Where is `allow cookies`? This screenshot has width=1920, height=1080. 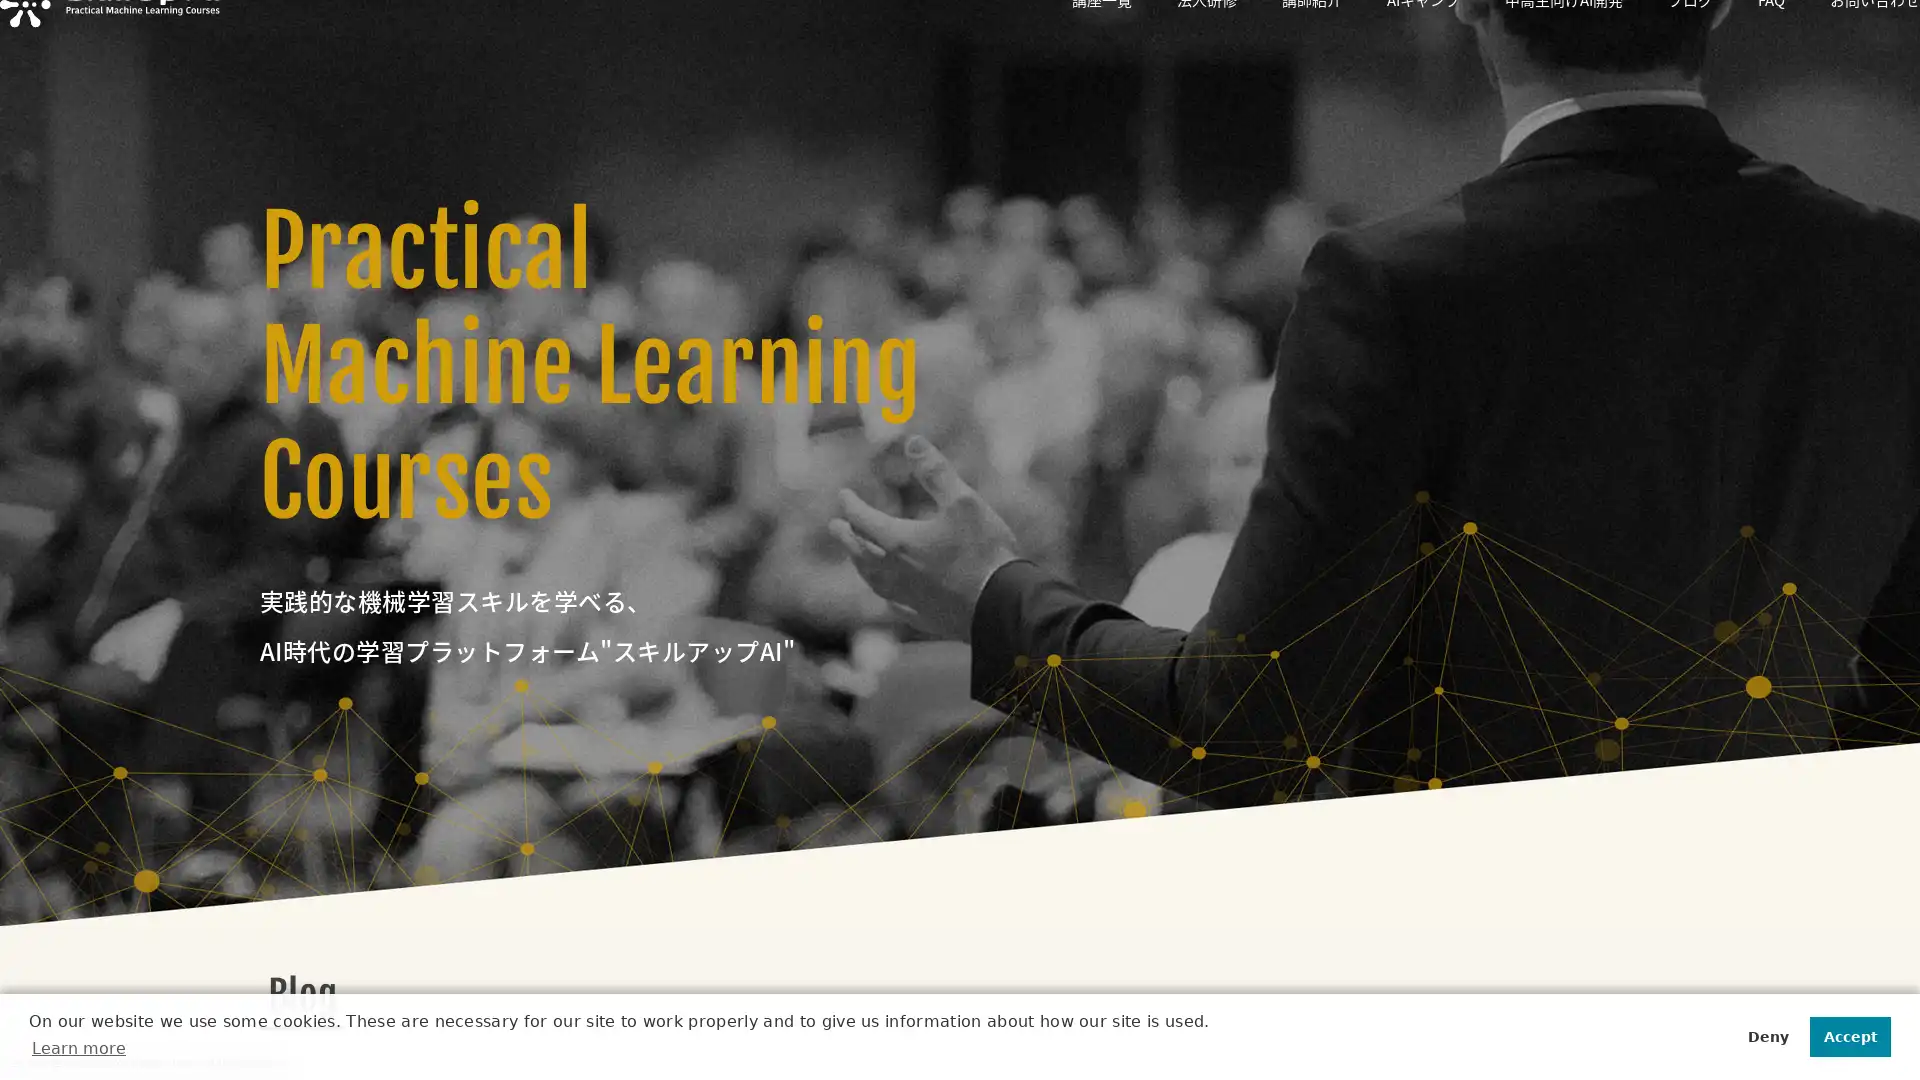 allow cookies is located at coordinates (1848, 1035).